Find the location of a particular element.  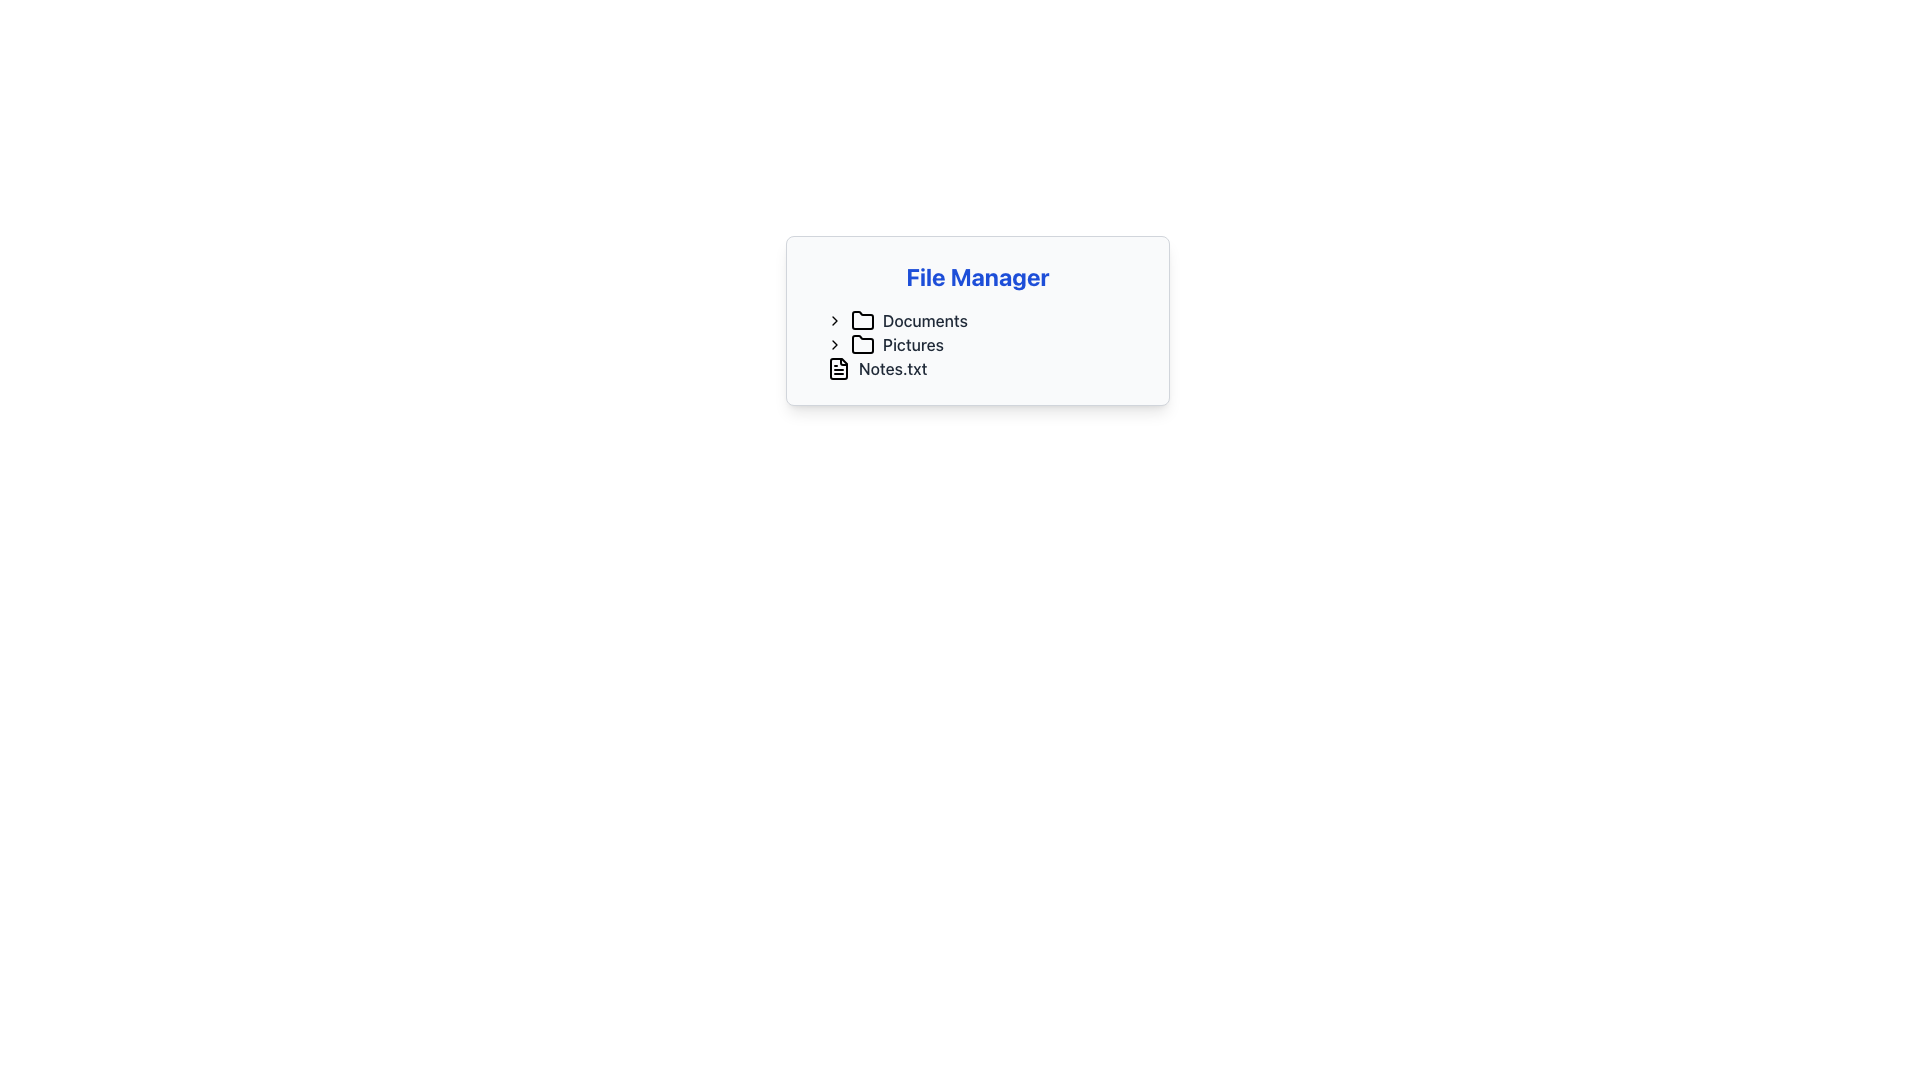

the curved rectangular graphical icon component of the trash icon, which is located under the 'Notes.txt' label in the file manager interface is located at coordinates (963, 370).